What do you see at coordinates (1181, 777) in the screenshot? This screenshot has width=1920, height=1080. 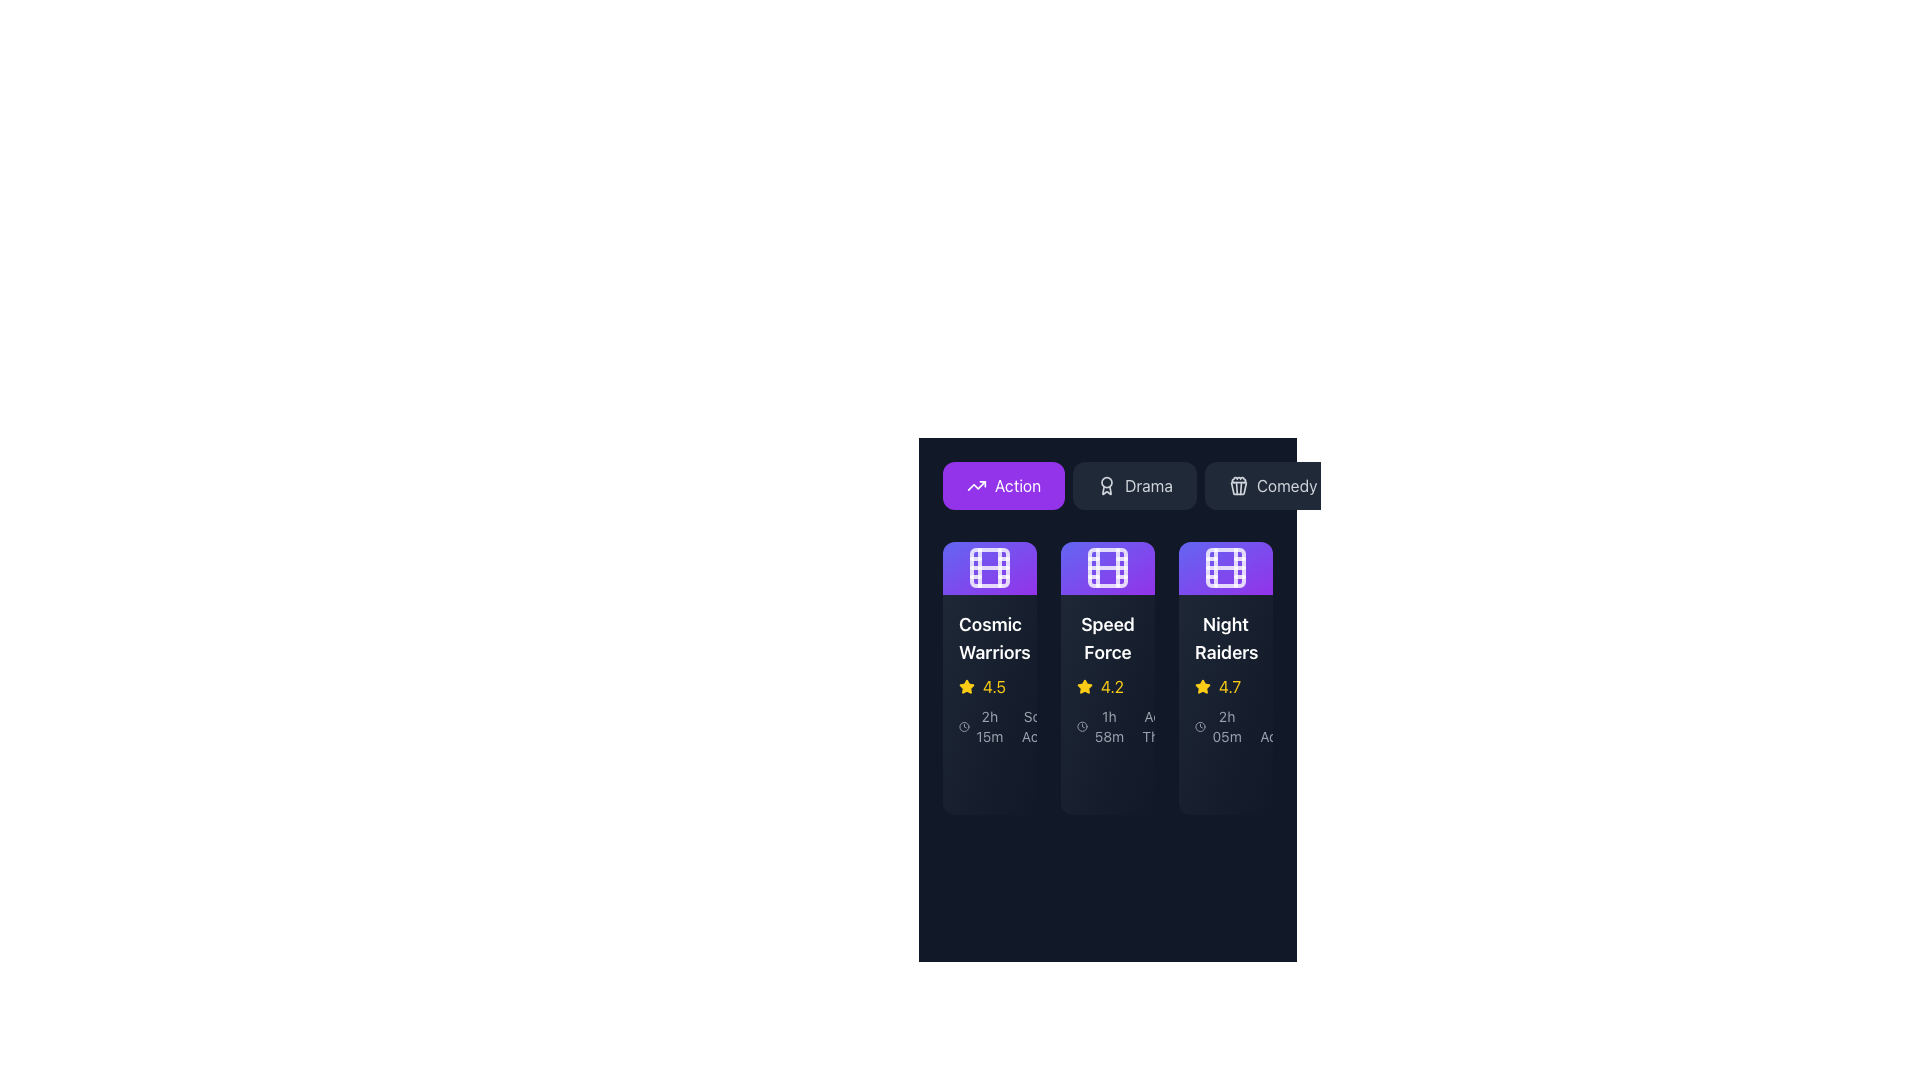 I see `the interactive button located in the bottom-right corner of the 'Night Raiders' card` at bounding box center [1181, 777].